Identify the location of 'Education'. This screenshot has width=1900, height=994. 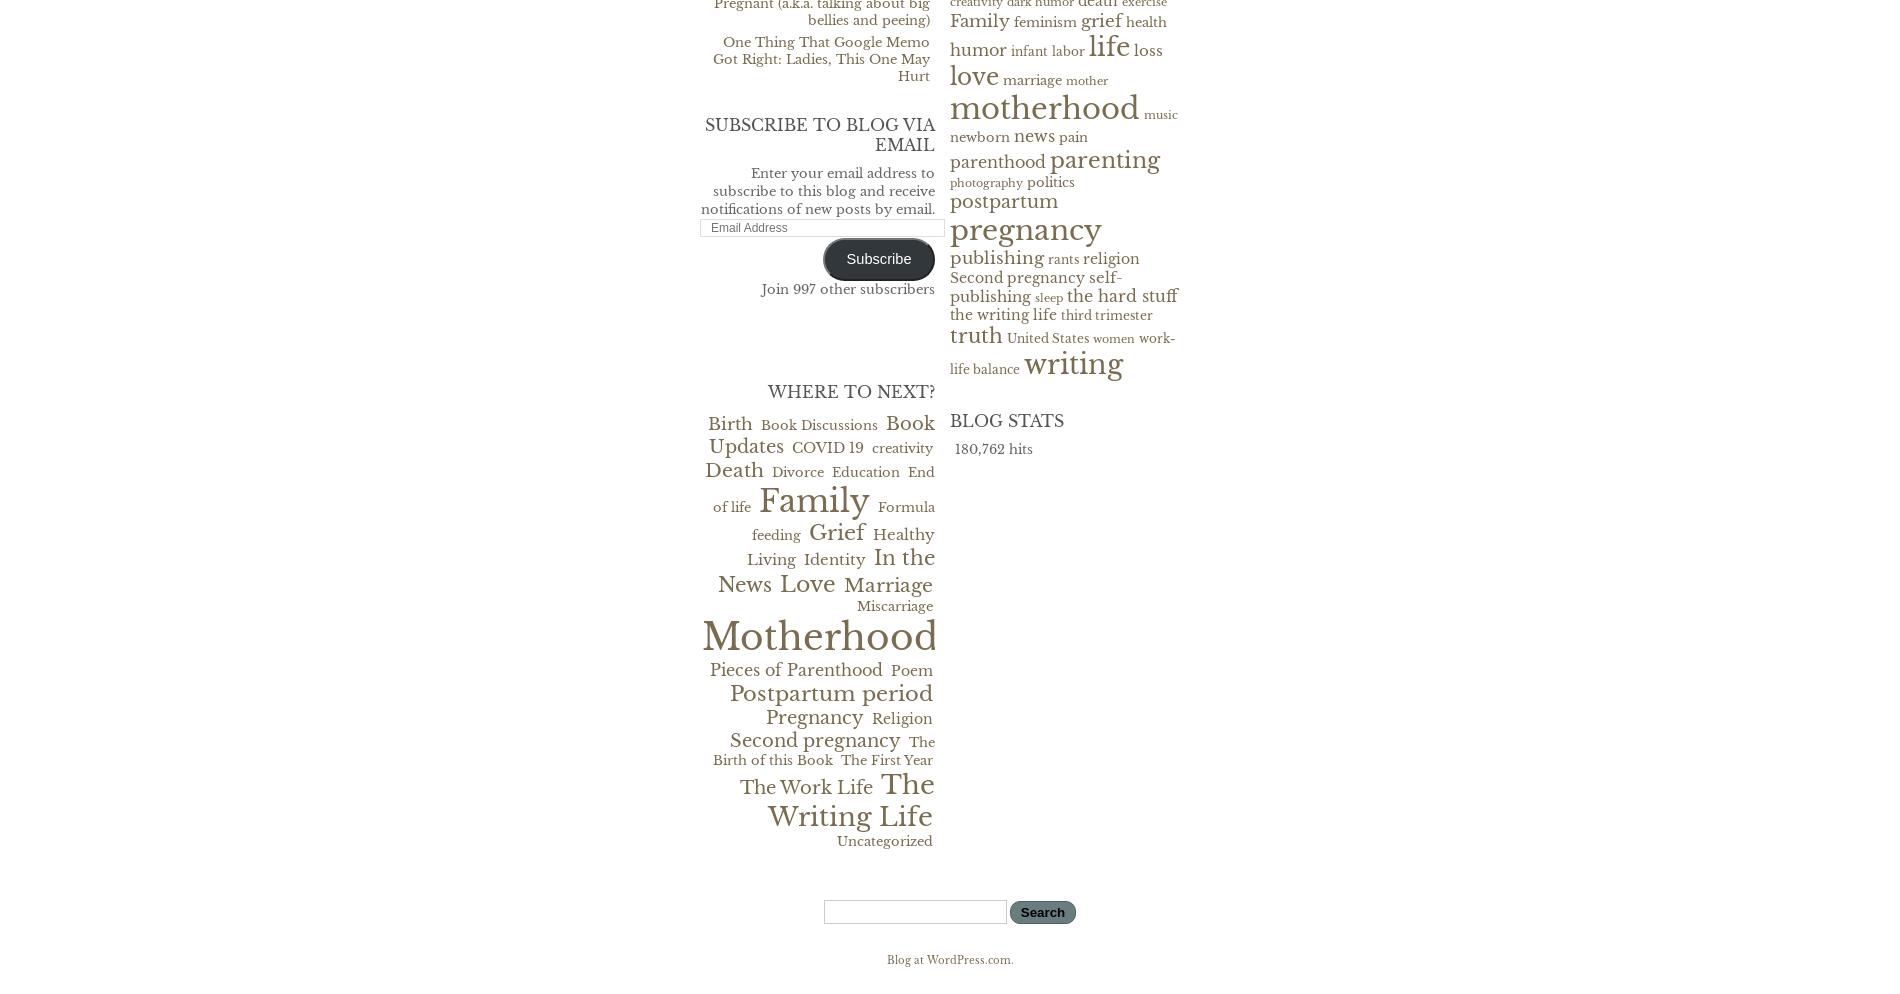
(831, 471).